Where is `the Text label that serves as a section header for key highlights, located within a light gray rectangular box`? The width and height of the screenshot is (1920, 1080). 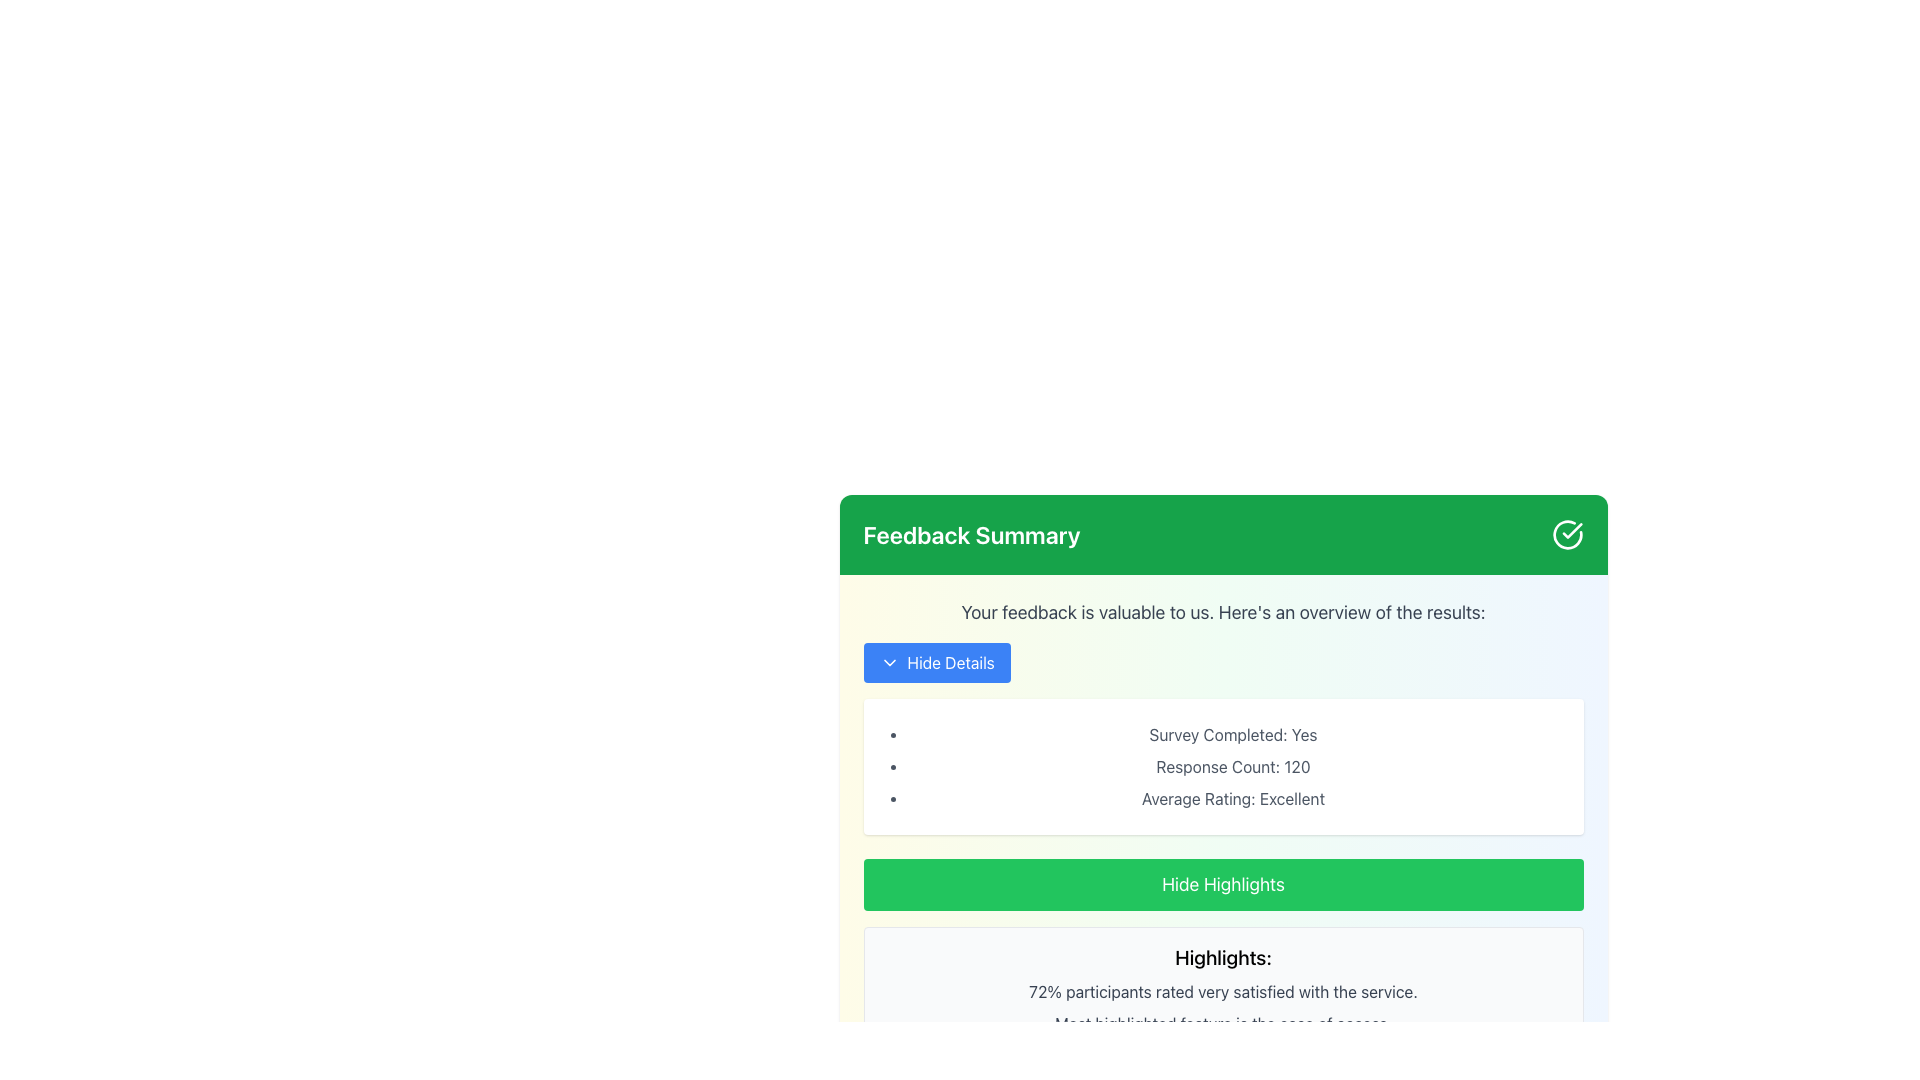
the Text label that serves as a section header for key highlights, located within a light gray rectangular box is located at coordinates (1222, 956).